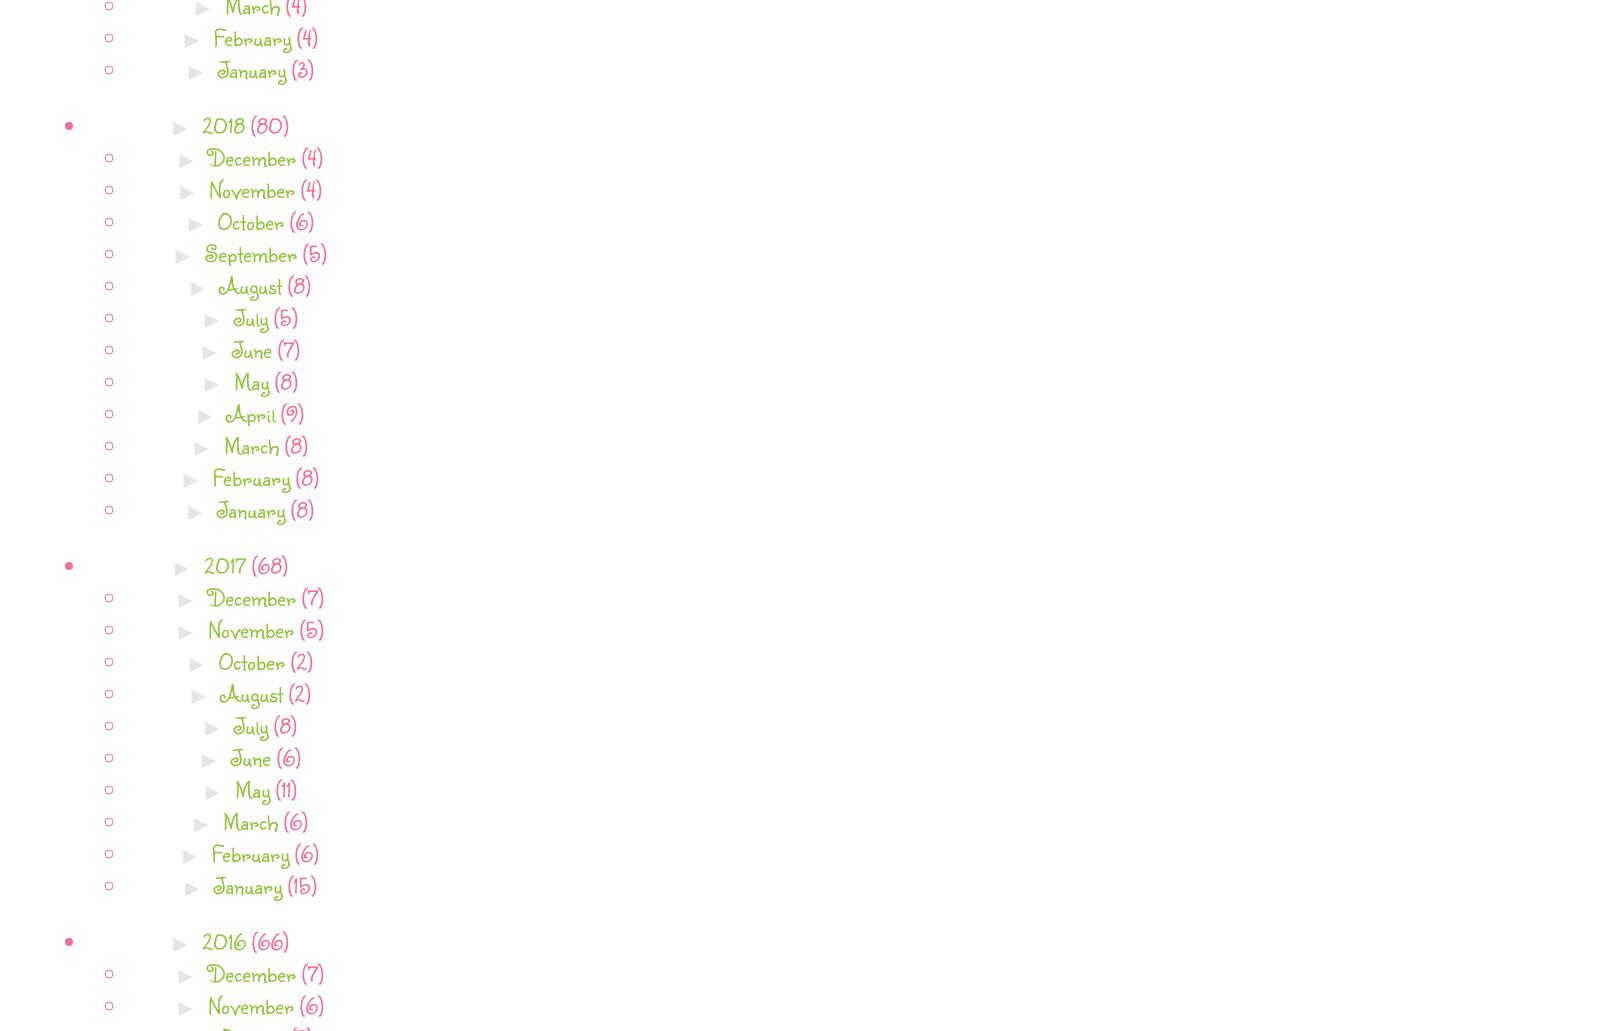 Image resolution: width=1608 pixels, height=1031 pixels. What do you see at coordinates (254, 411) in the screenshot?
I see `'April'` at bounding box center [254, 411].